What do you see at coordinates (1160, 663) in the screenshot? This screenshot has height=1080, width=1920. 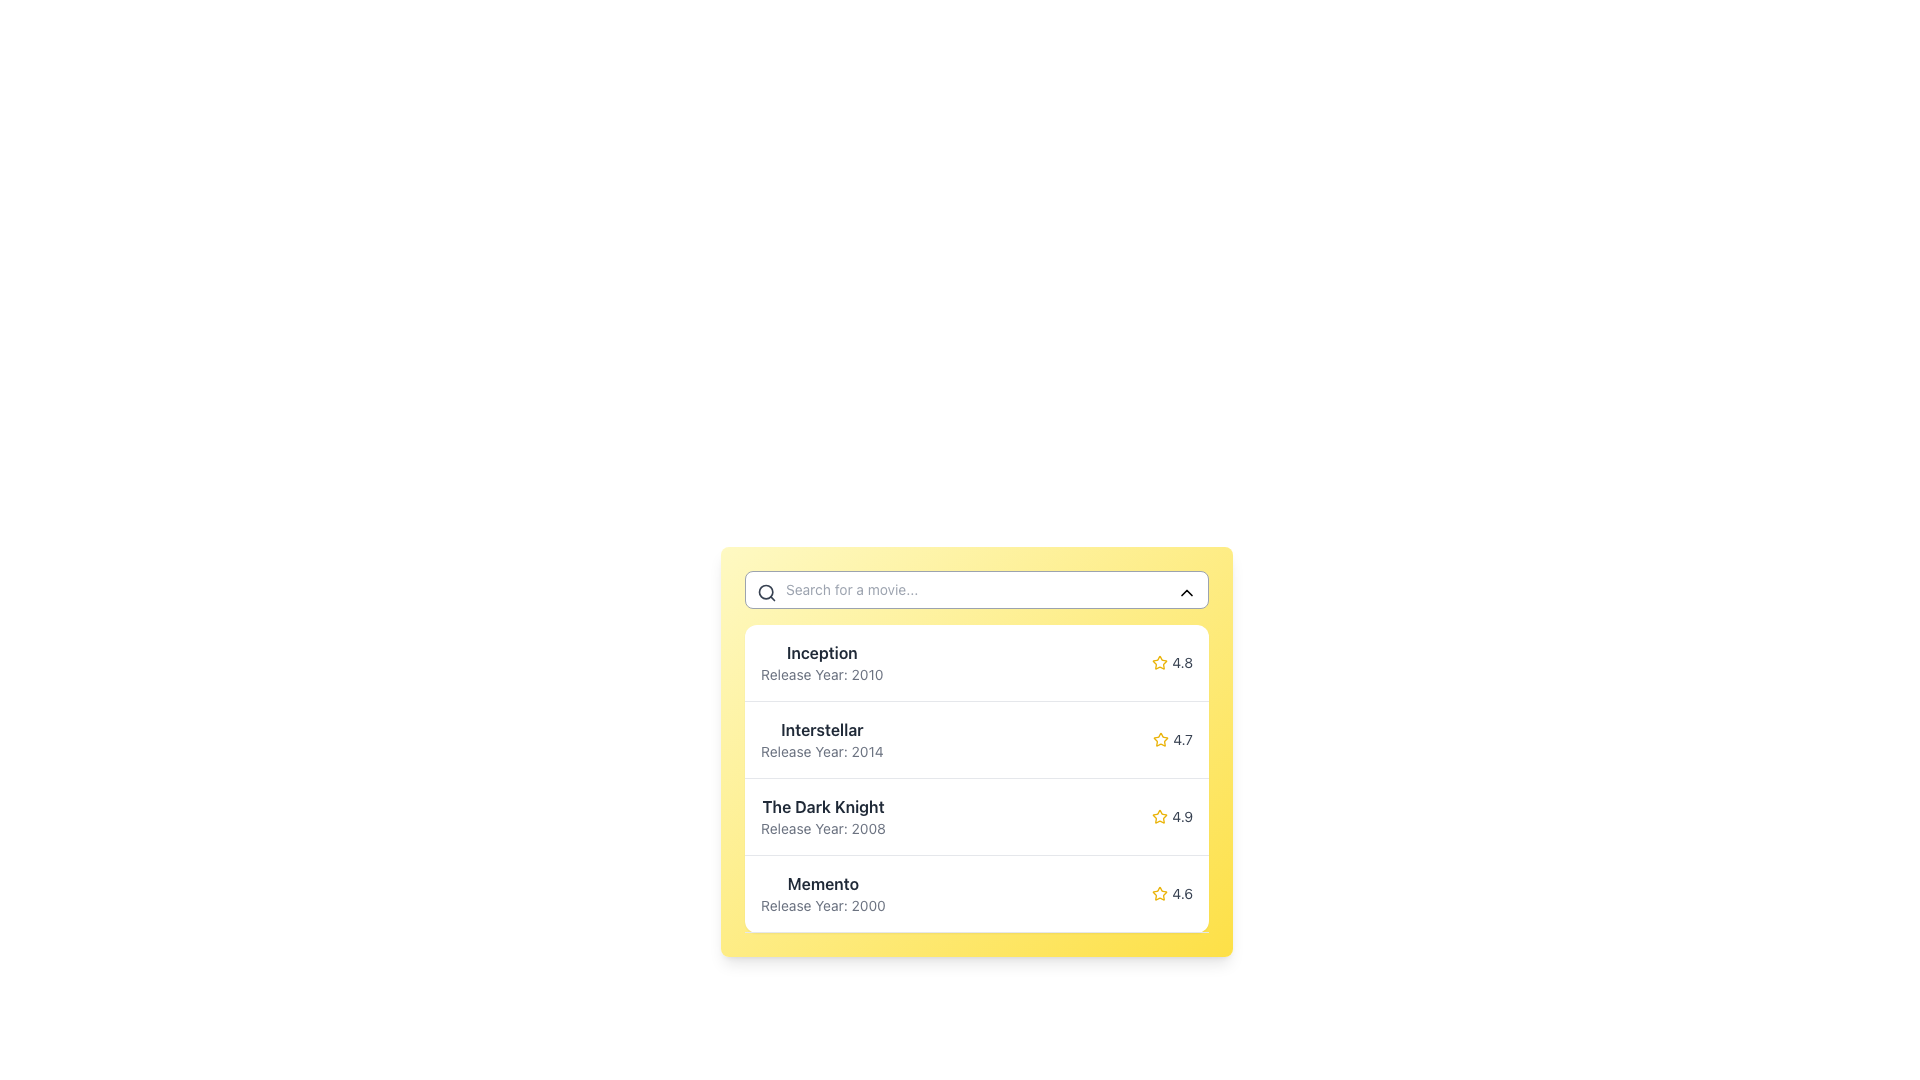 I see `the star-shaped icon with a golden yellow fill and a thin outline, which is located next to the numeric text '4.8' and aligned horizontally near the text 'Inception'` at bounding box center [1160, 663].